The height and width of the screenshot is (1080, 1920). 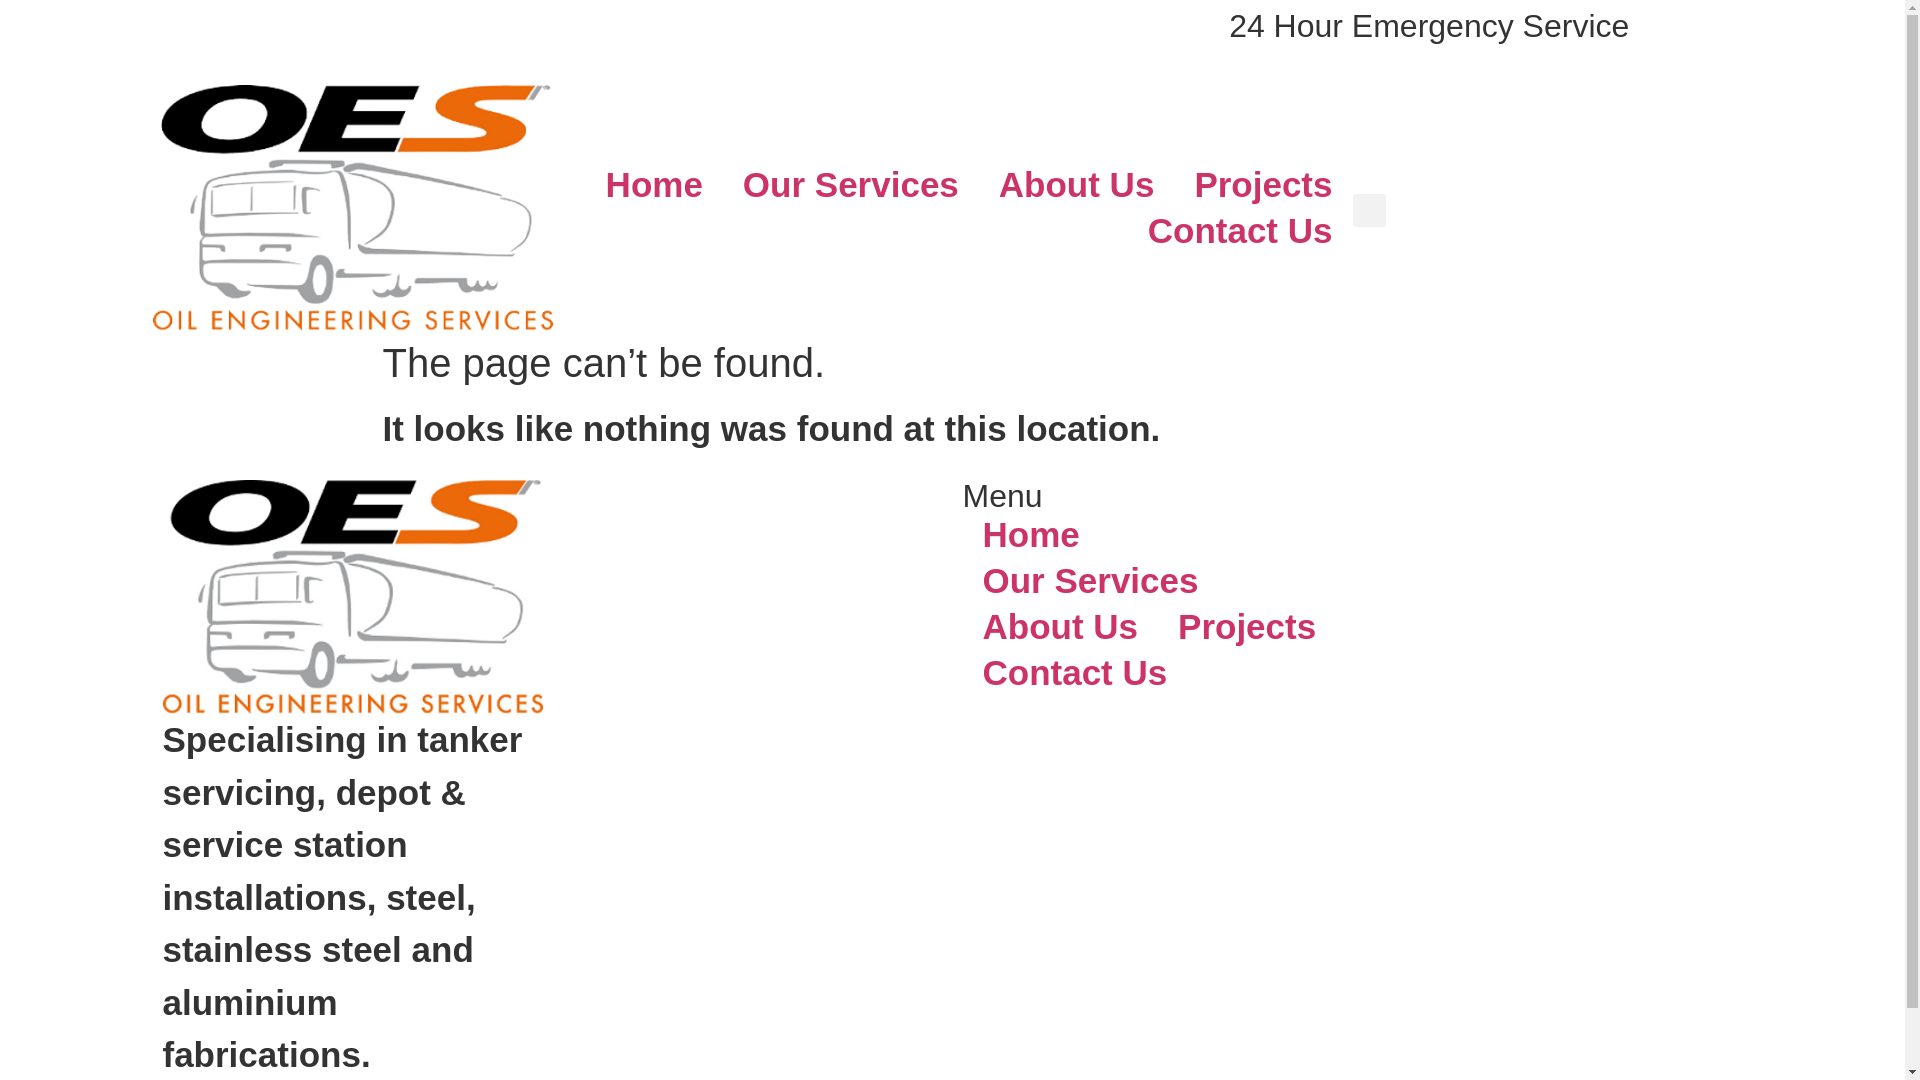 What do you see at coordinates (654, 185) in the screenshot?
I see `'Home'` at bounding box center [654, 185].